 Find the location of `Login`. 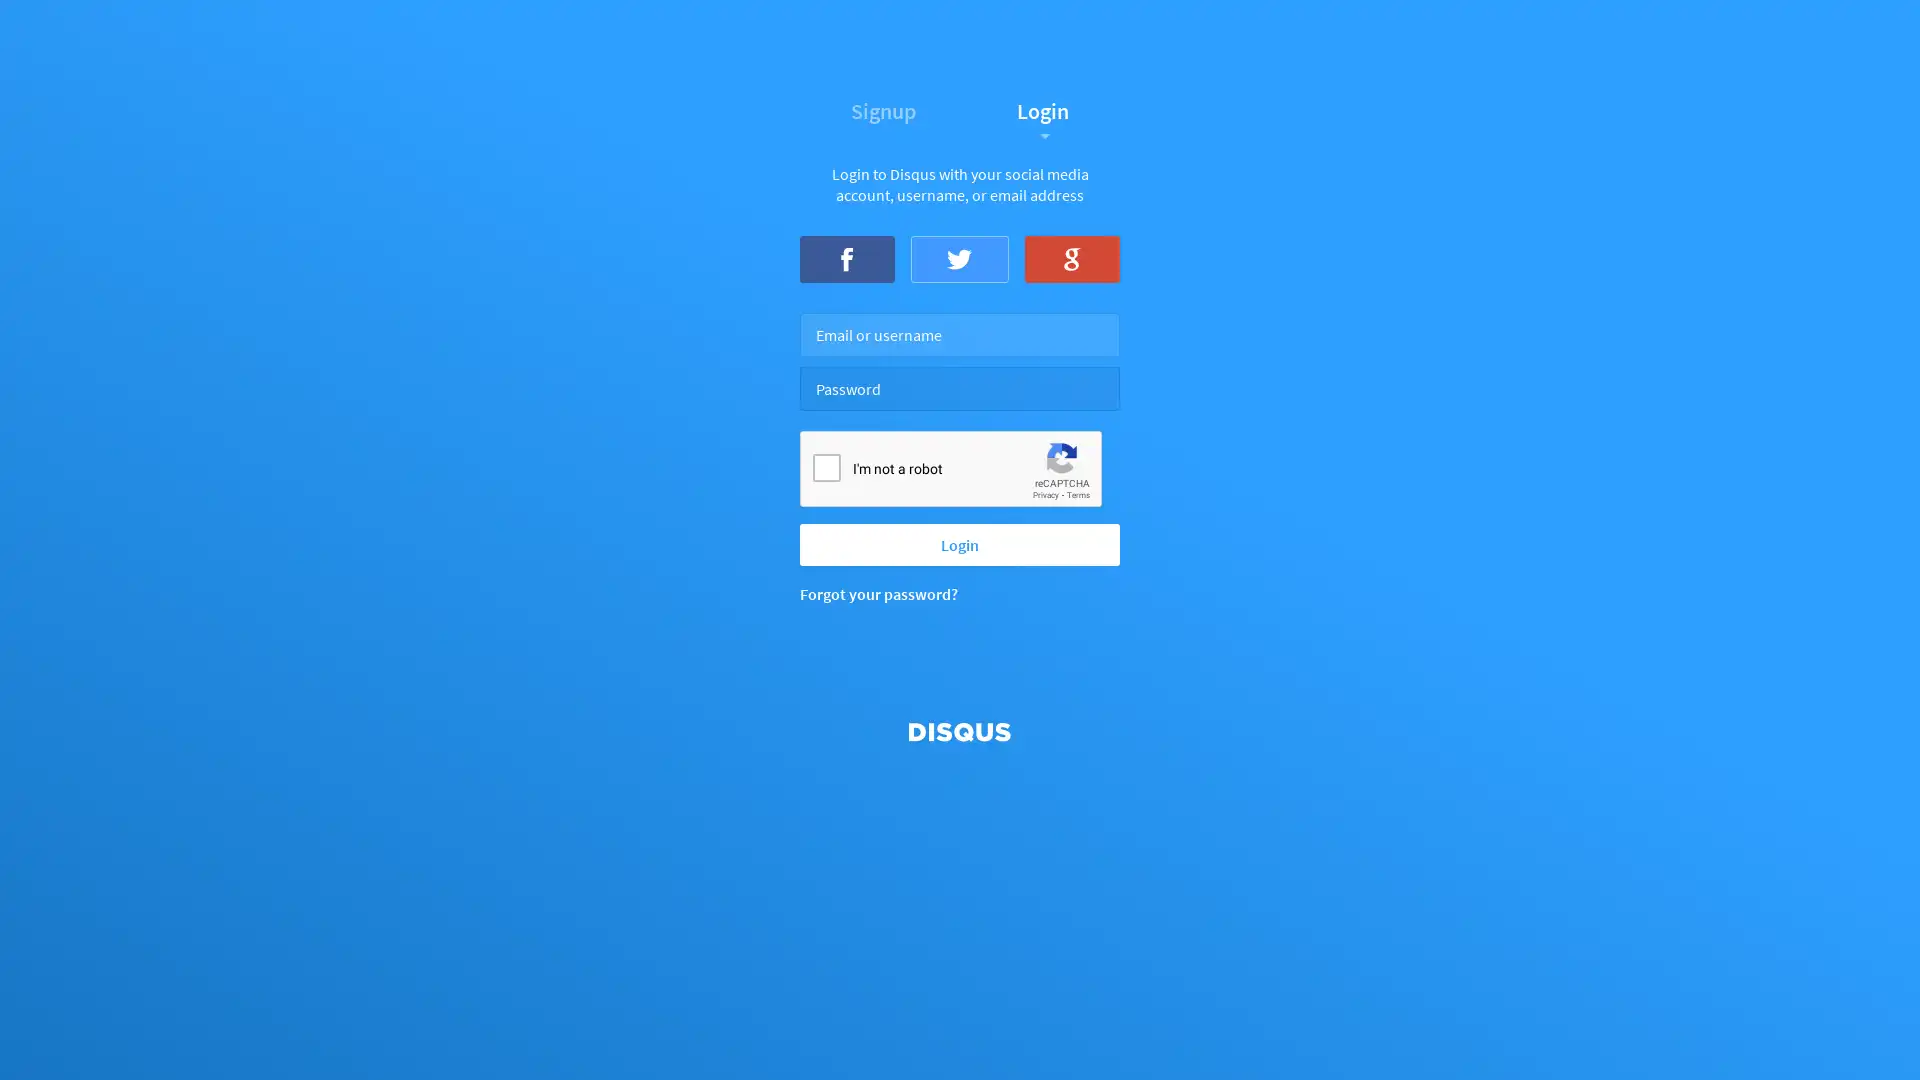

Login is located at coordinates (960, 543).